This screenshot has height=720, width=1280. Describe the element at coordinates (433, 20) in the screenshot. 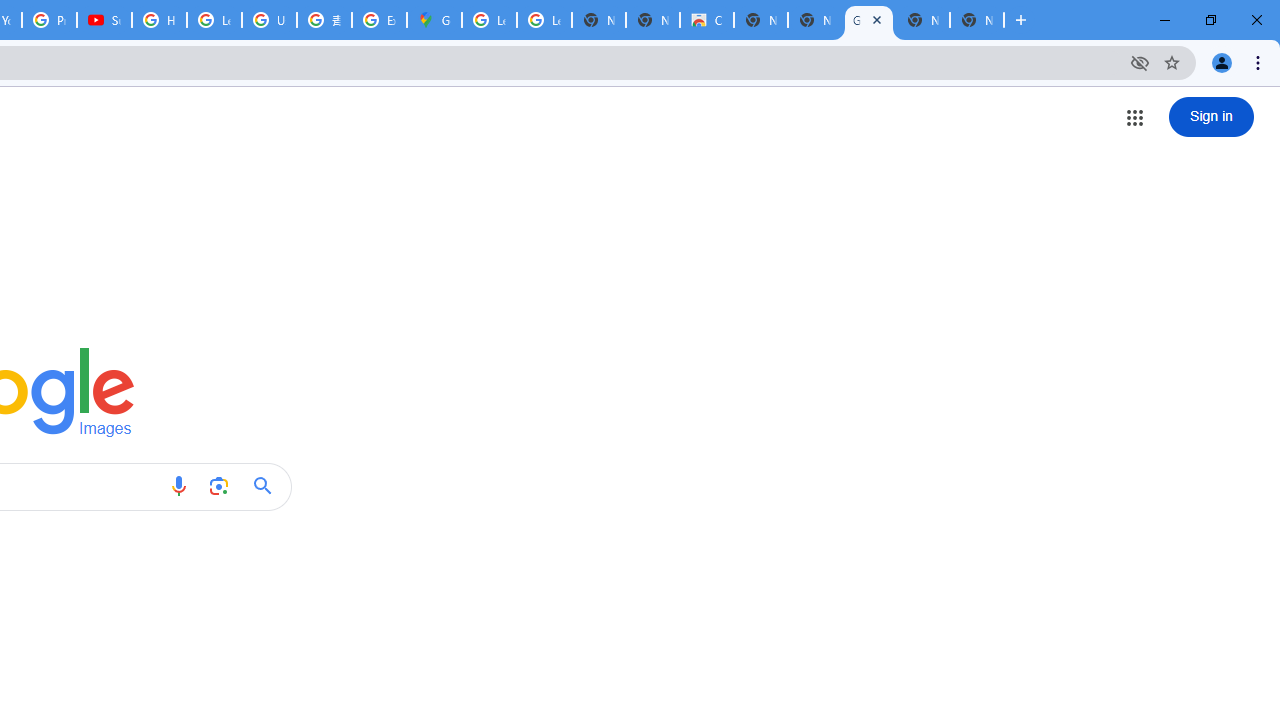

I see `'Google Maps'` at that location.